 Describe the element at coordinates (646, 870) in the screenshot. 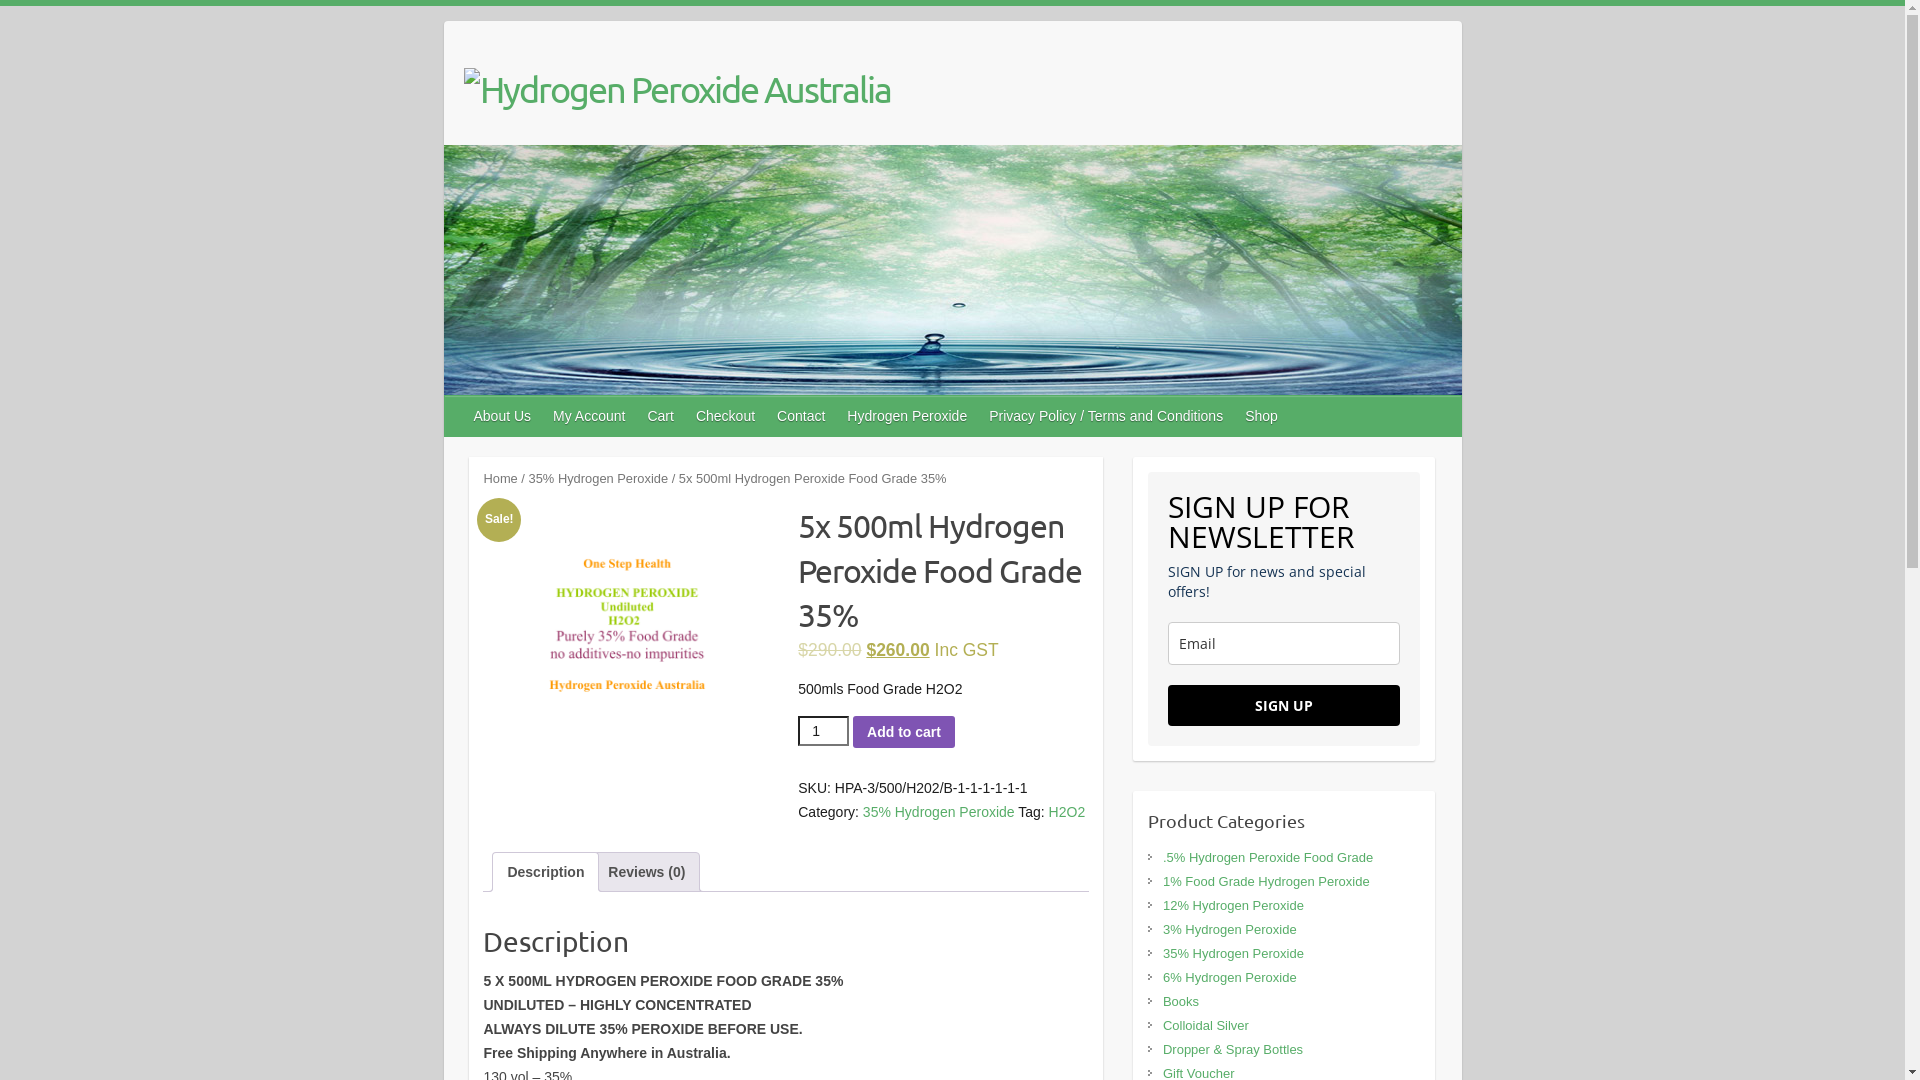

I see `'Reviews (0)'` at that location.